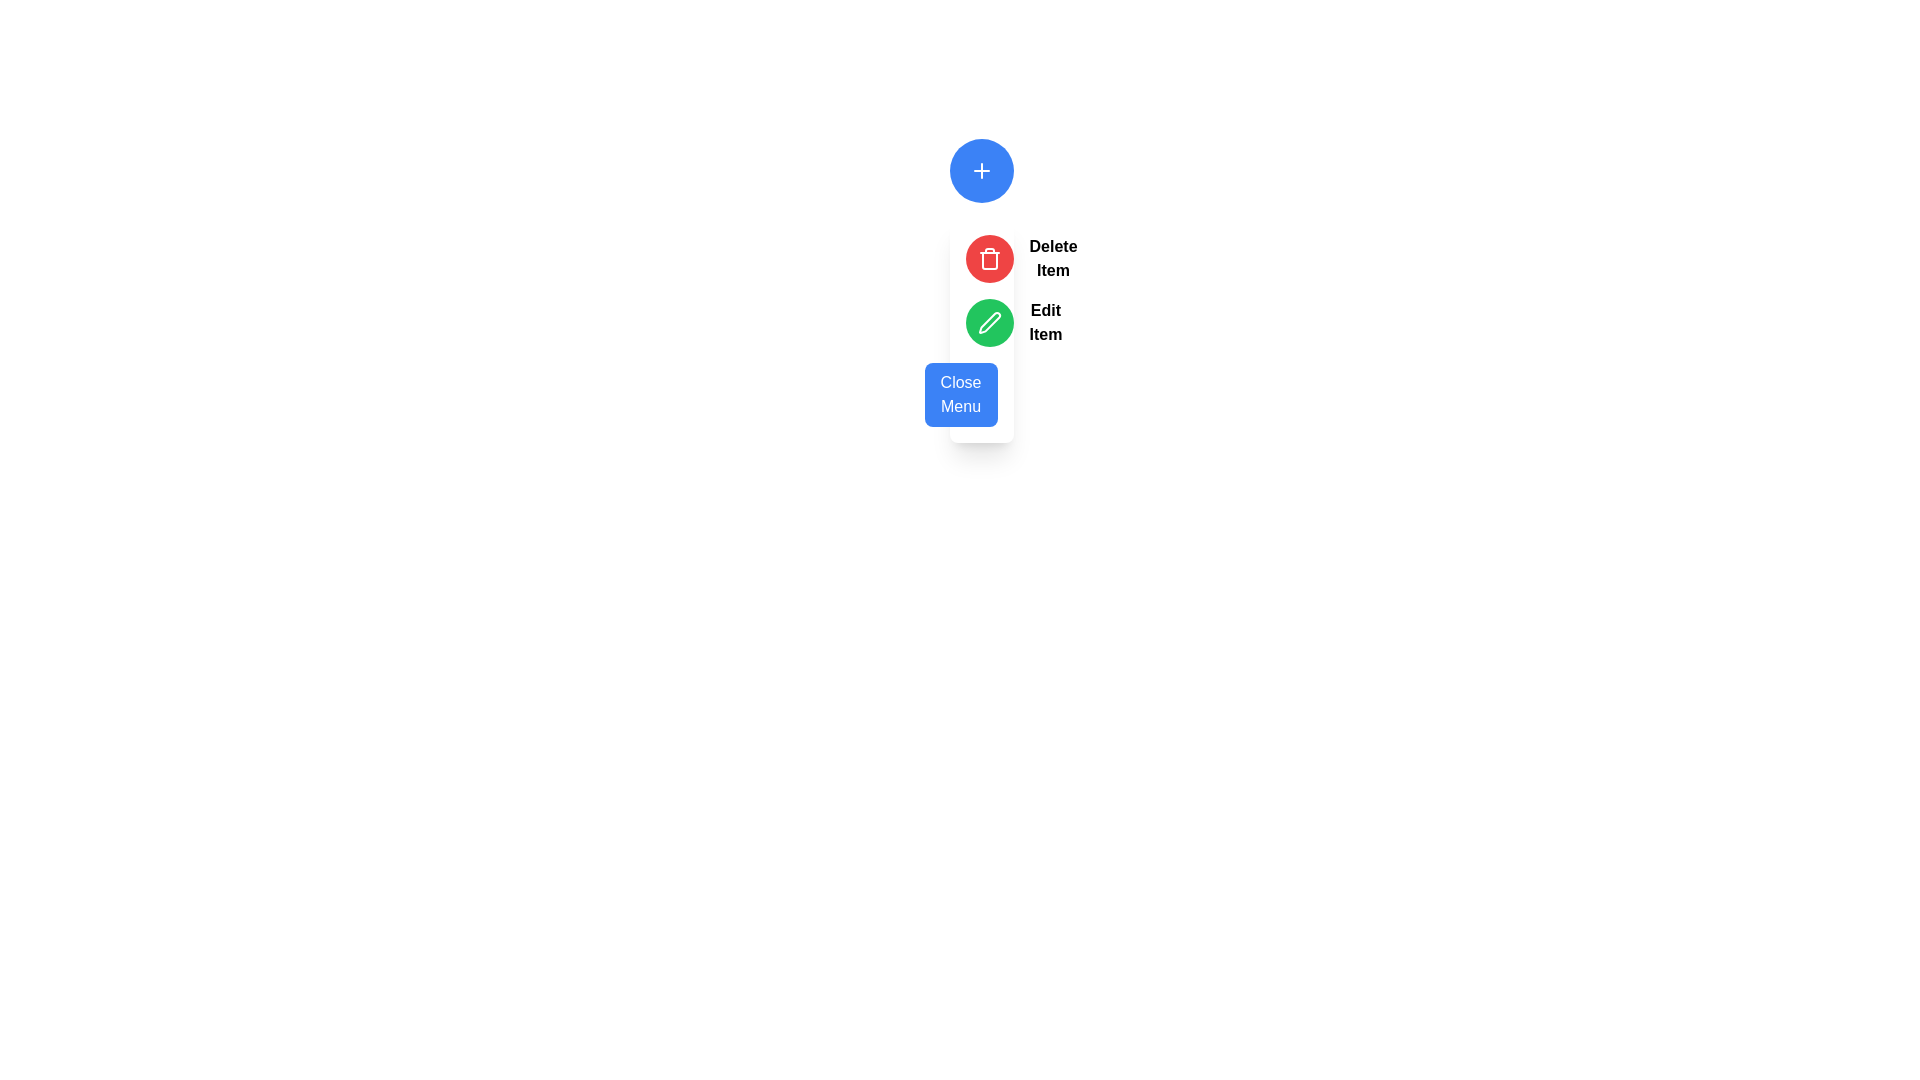  Describe the element at coordinates (981, 169) in the screenshot. I see `the small blue circular button with a white 'plus' icon at the topmost position of the vertical menu stack` at that location.